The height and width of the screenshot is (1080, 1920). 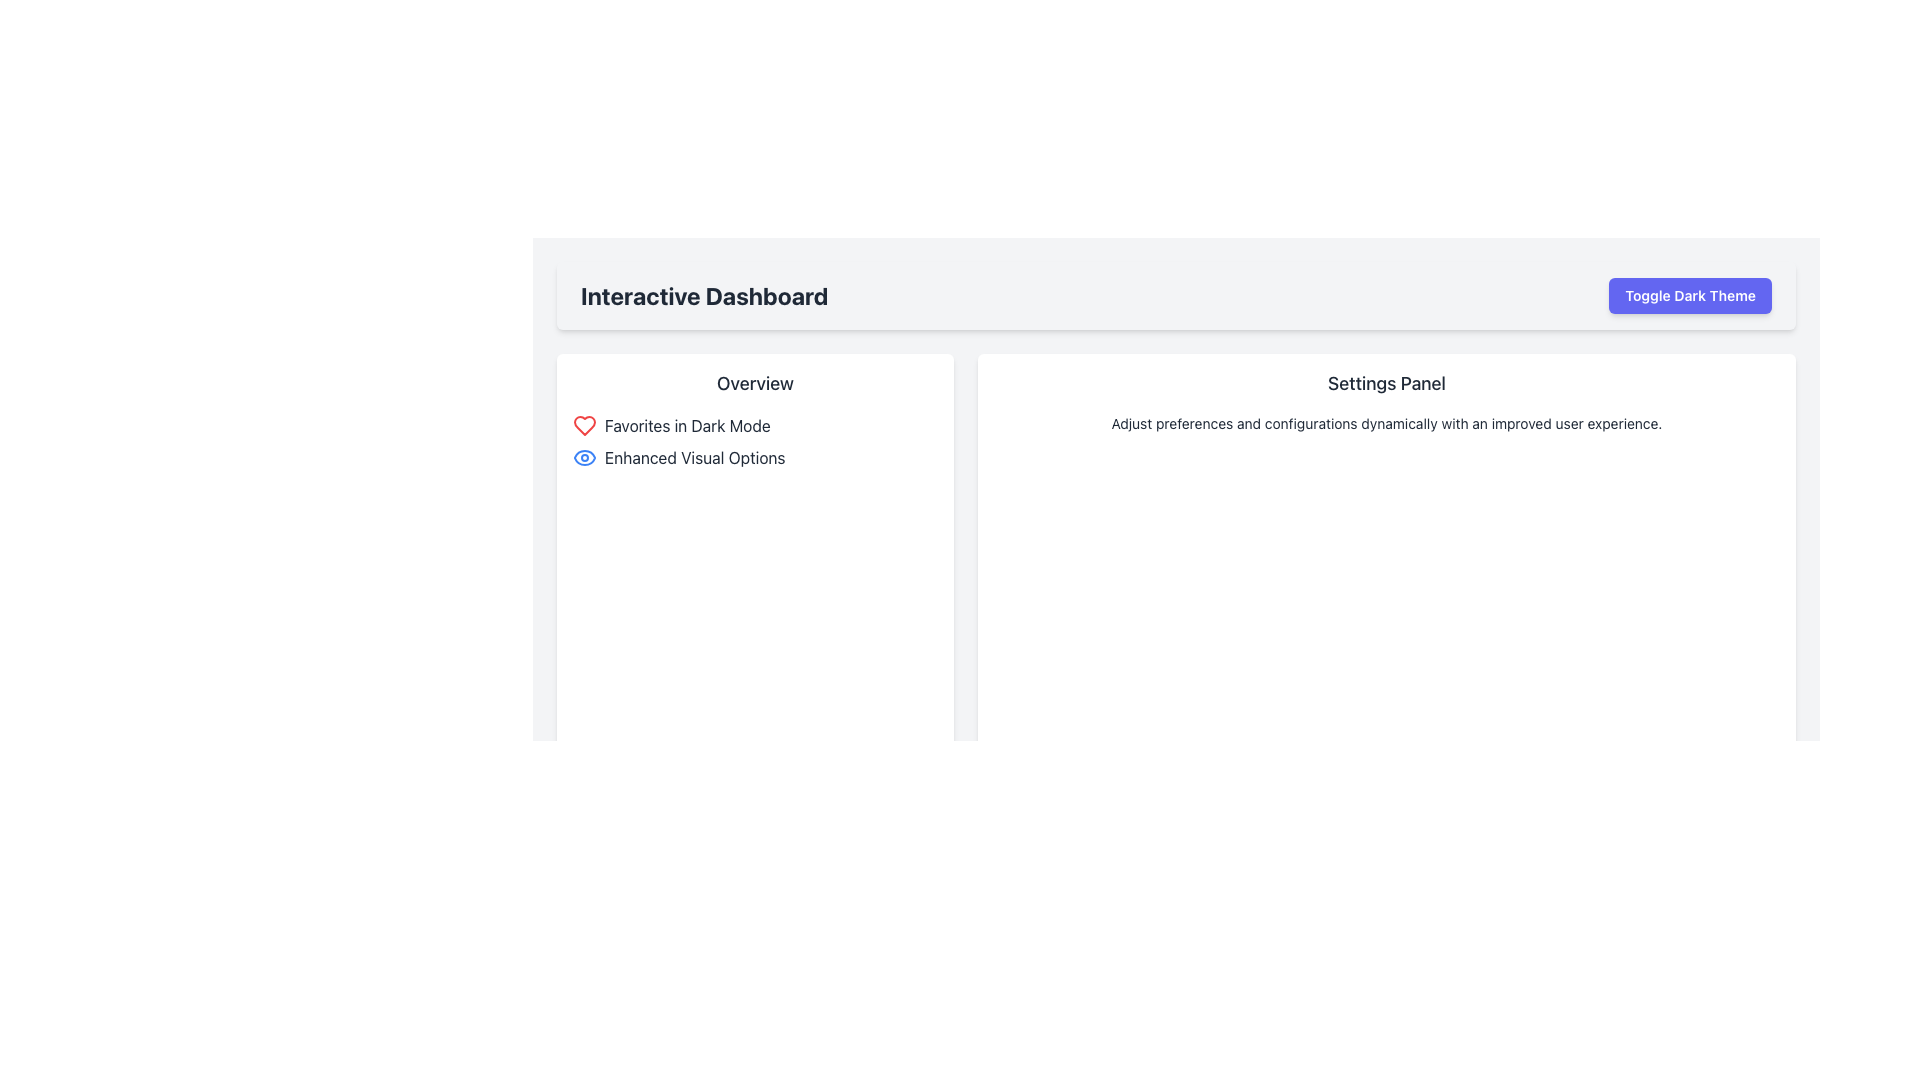 What do you see at coordinates (1689, 296) in the screenshot?
I see `the 'Toggle Dark Theme' button, which is a rectangular button with white text on a purple background, located in the upper-right part of the 'Interactive Dashboard'` at bounding box center [1689, 296].